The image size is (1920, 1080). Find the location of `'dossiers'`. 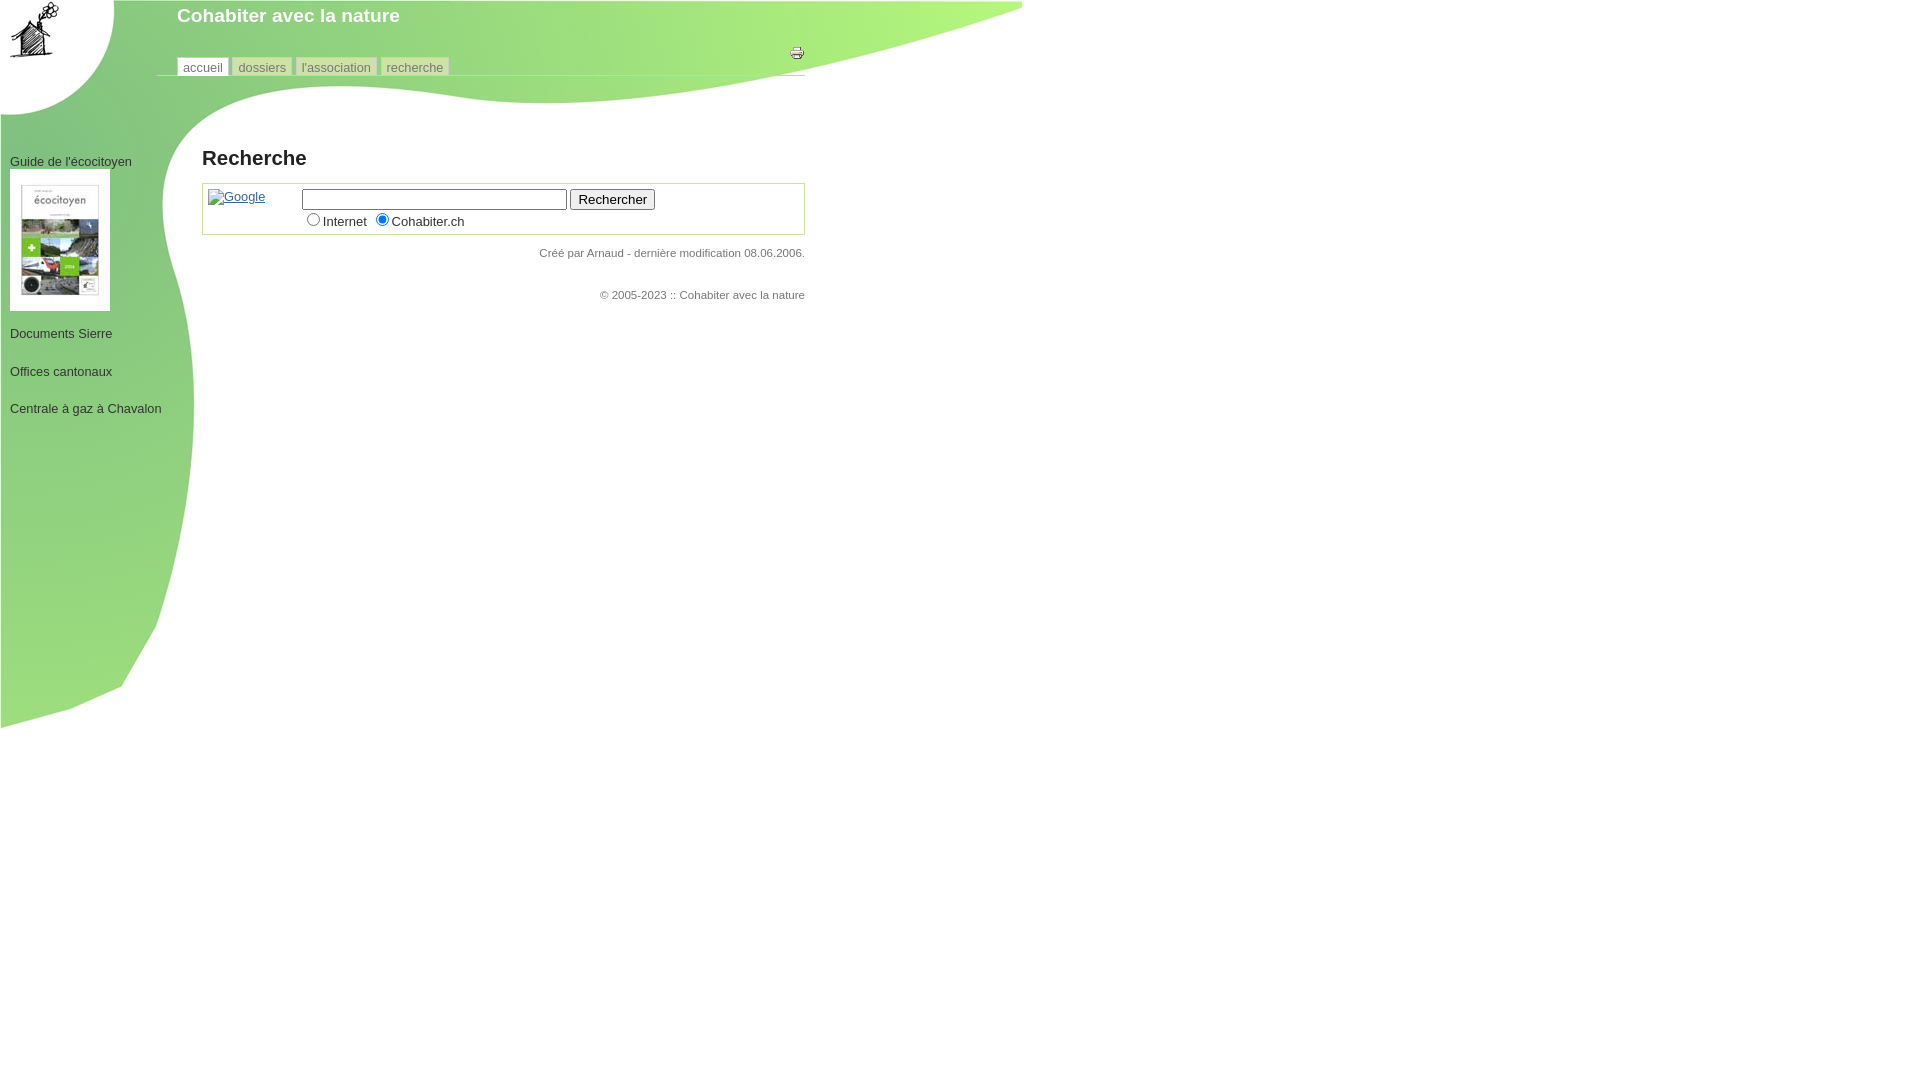

'dossiers' is located at coordinates (238, 66).